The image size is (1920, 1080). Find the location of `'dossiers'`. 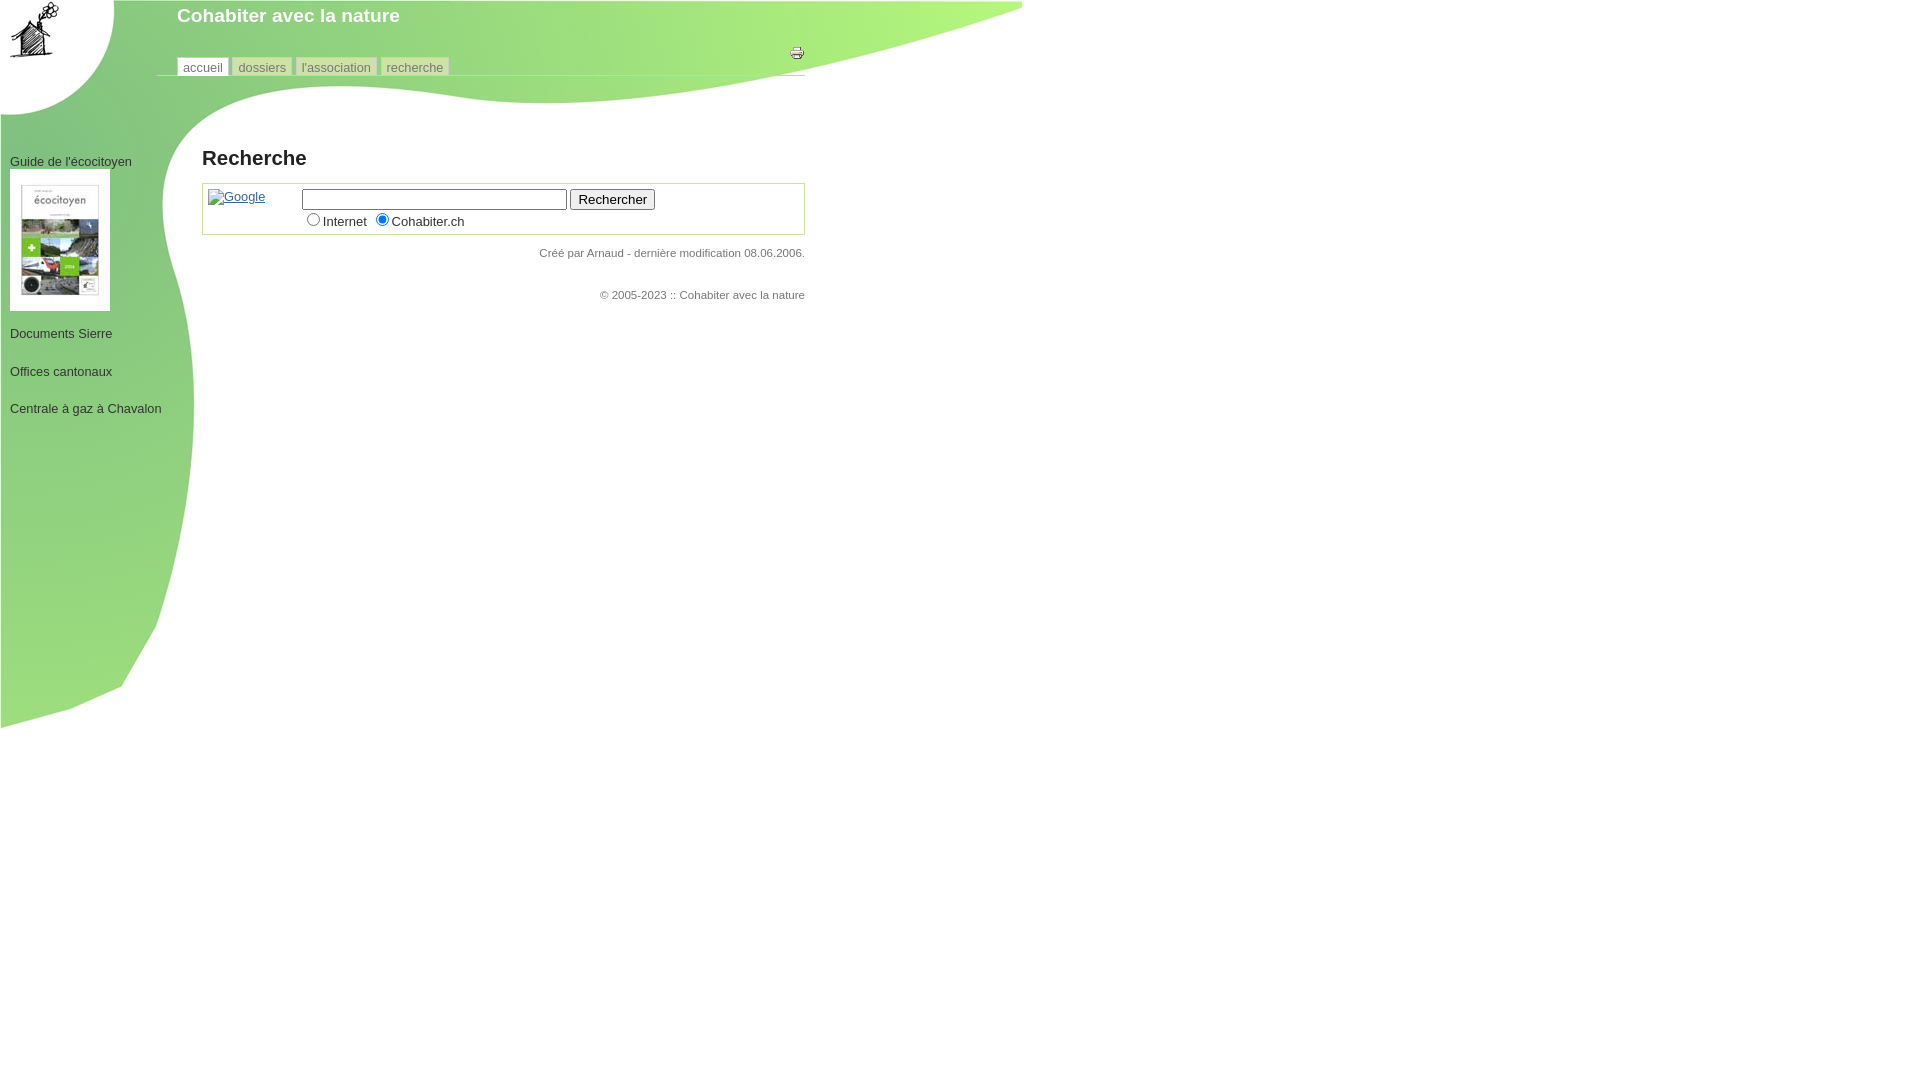

'dossiers' is located at coordinates (238, 66).